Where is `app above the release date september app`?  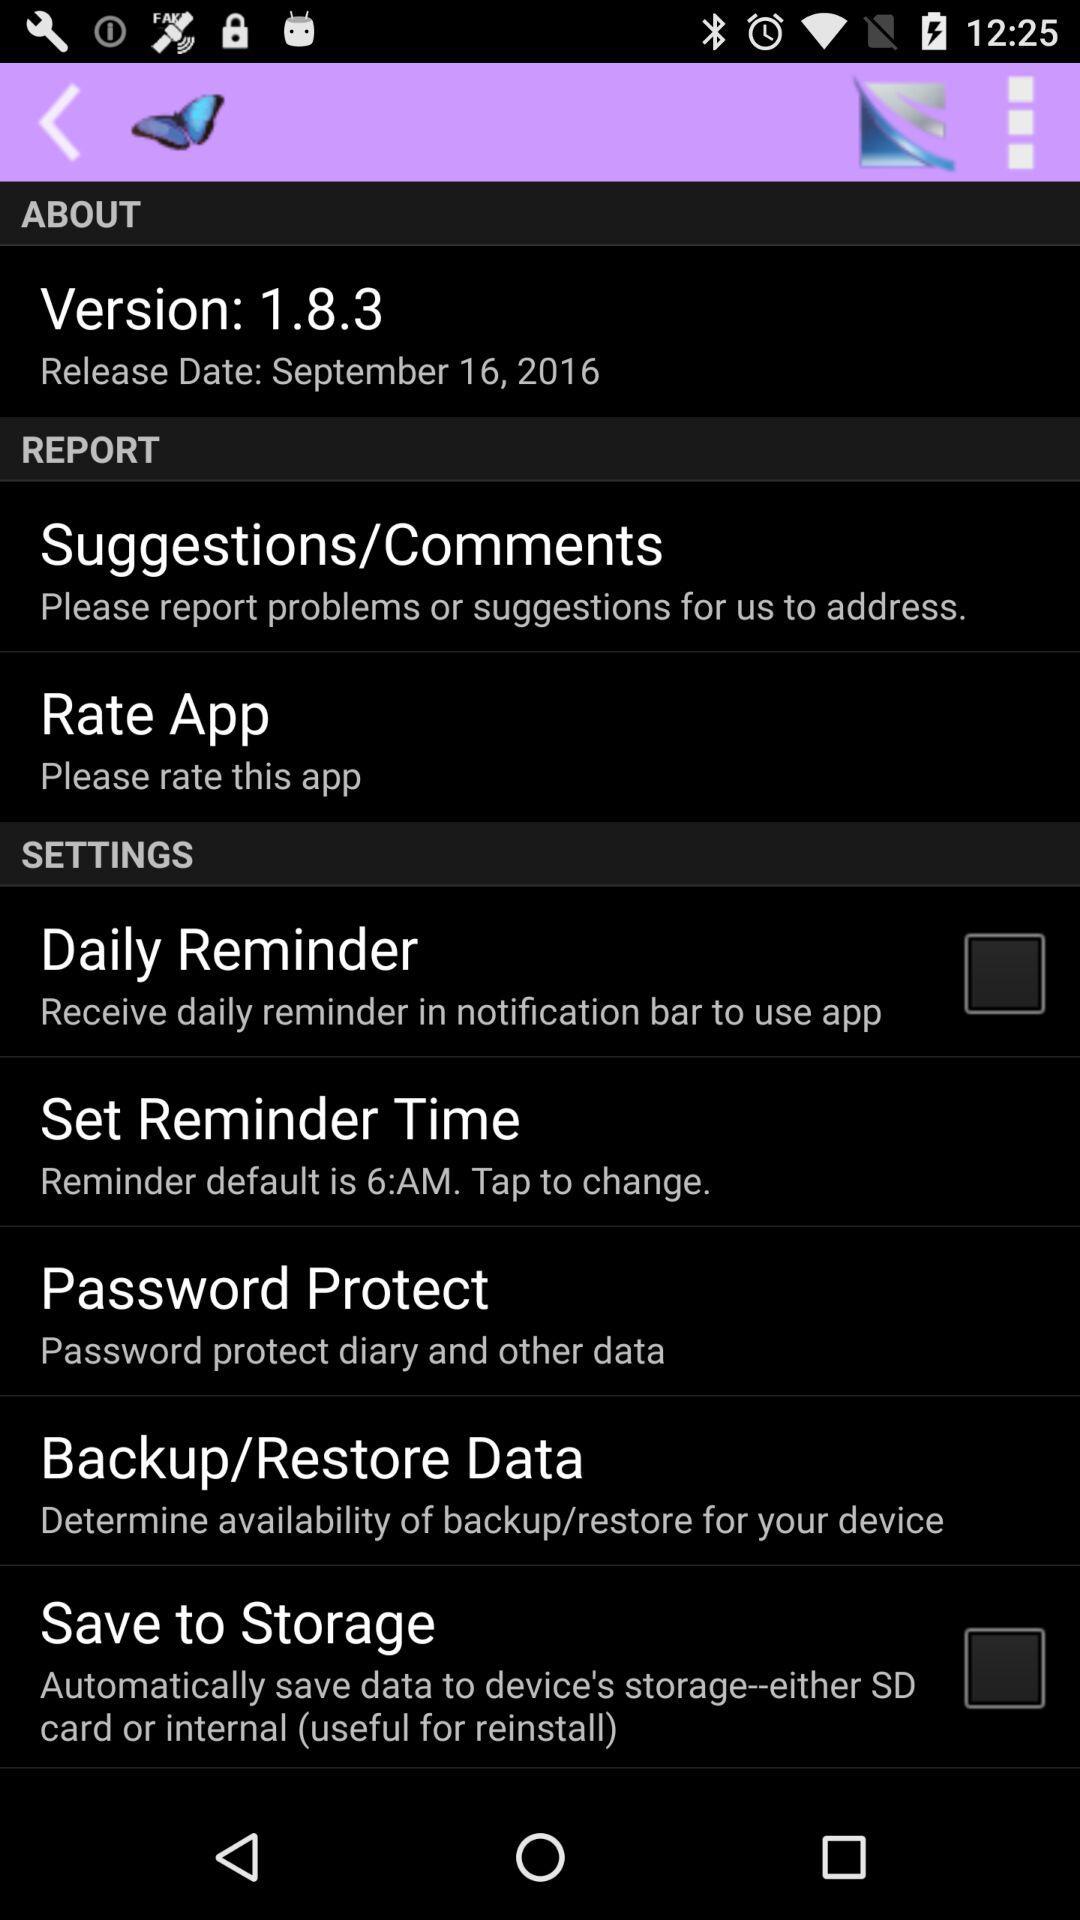
app above the release date september app is located at coordinates (212, 305).